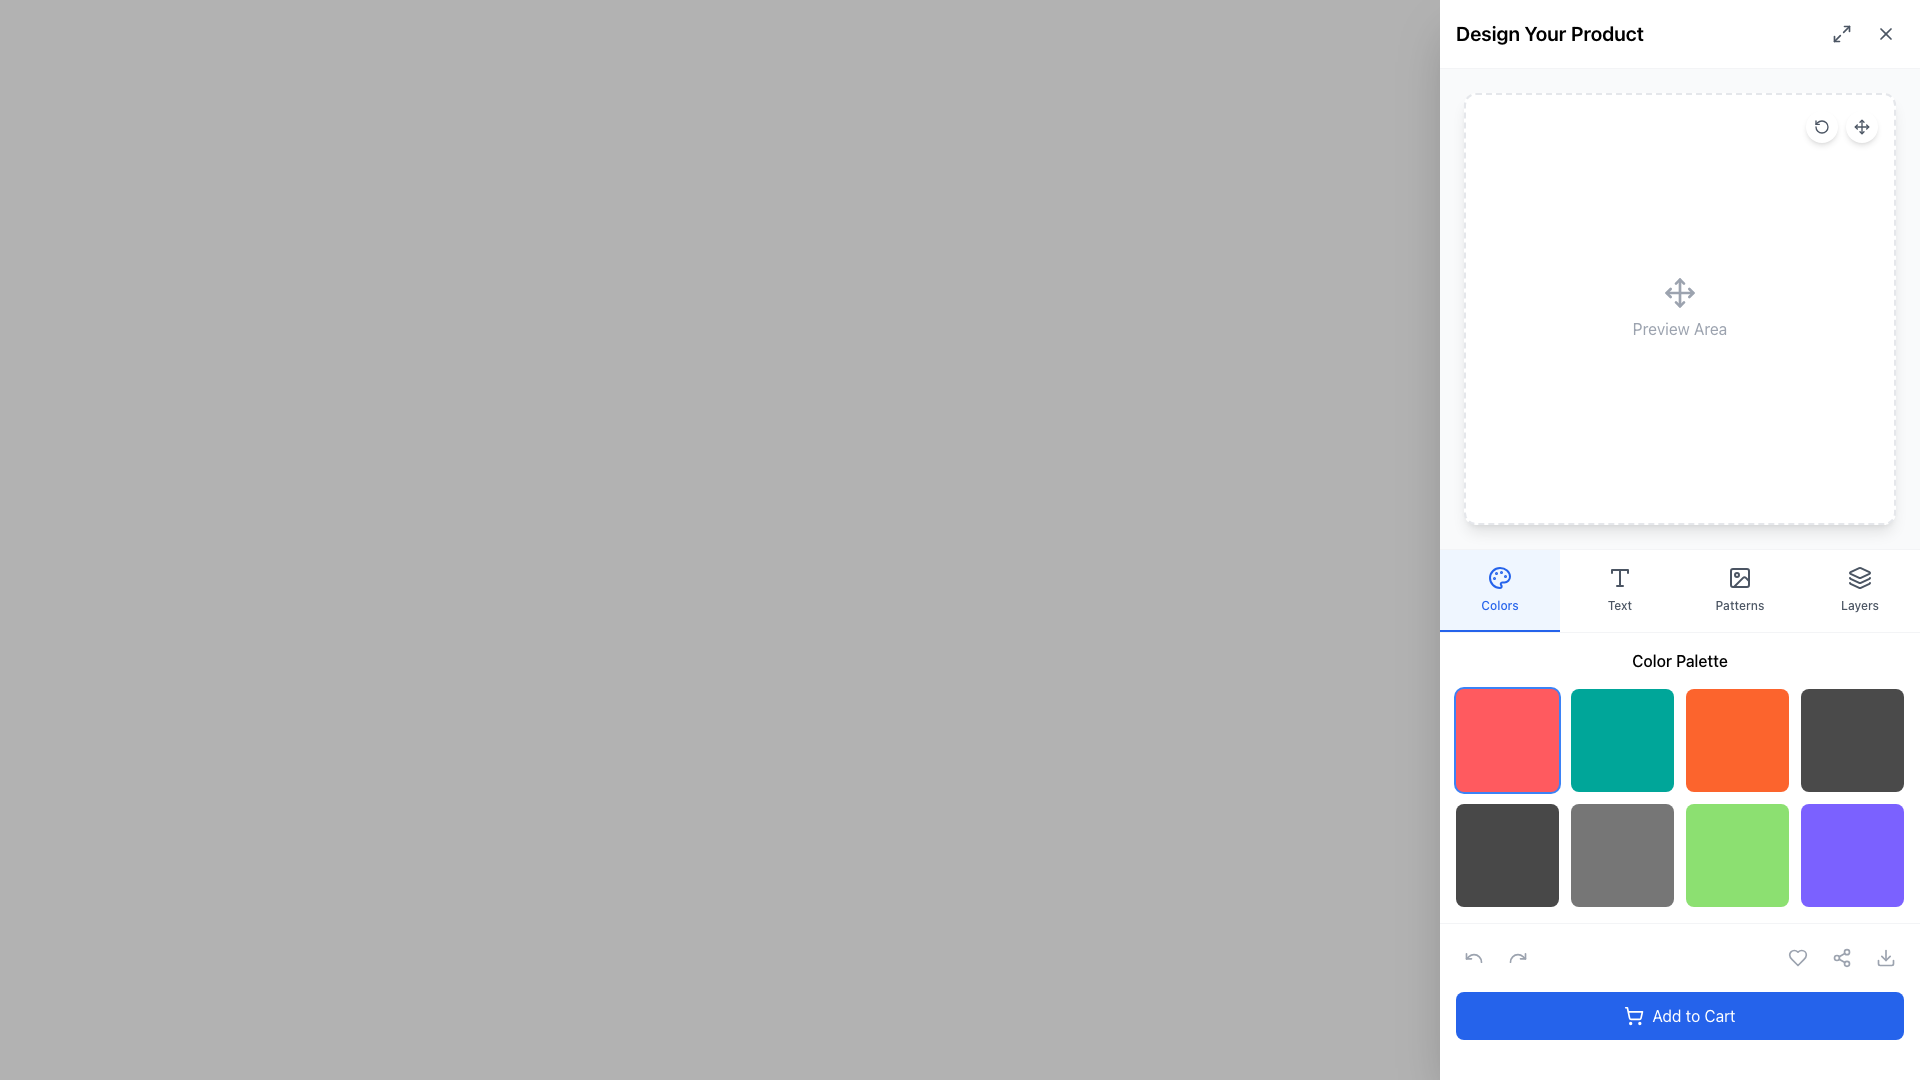 The height and width of the screenshot is (1080, 1920). I want to click on the bold orange square-shaped button in the 'Color Palette' section, so click(1736, 740).